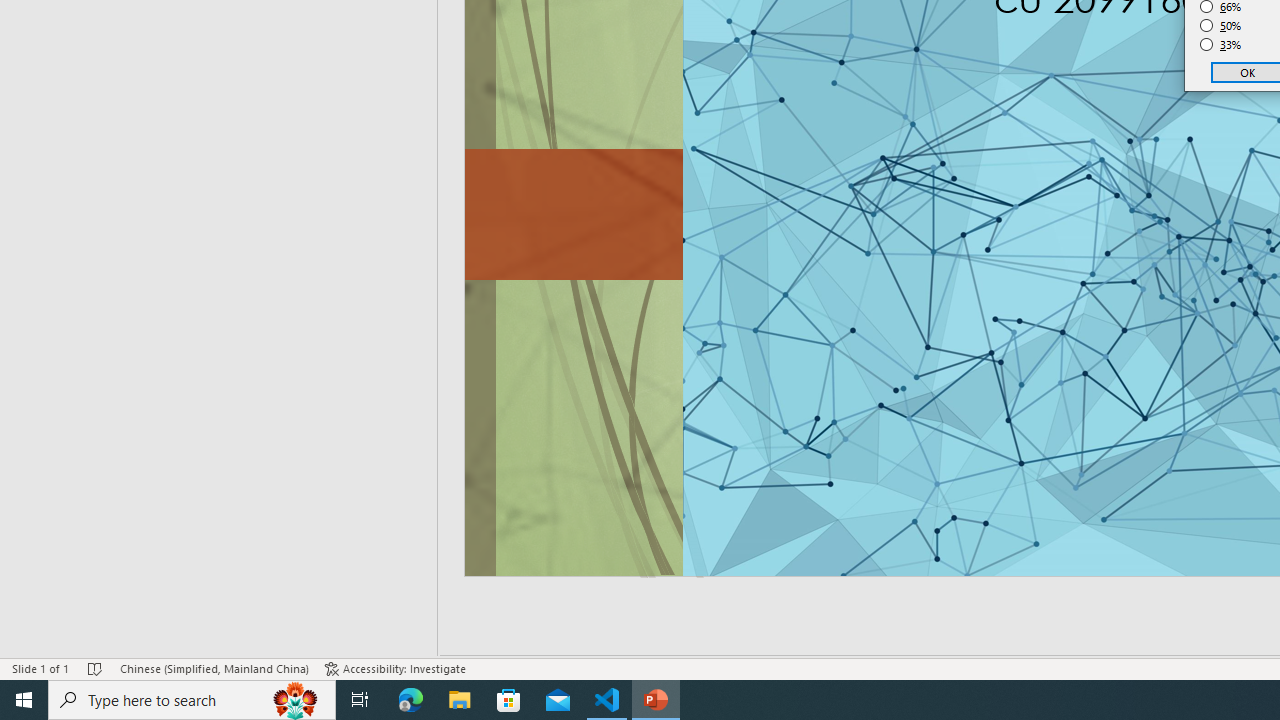  I want to click on 'Microsoft Edge', so click(410, 698).